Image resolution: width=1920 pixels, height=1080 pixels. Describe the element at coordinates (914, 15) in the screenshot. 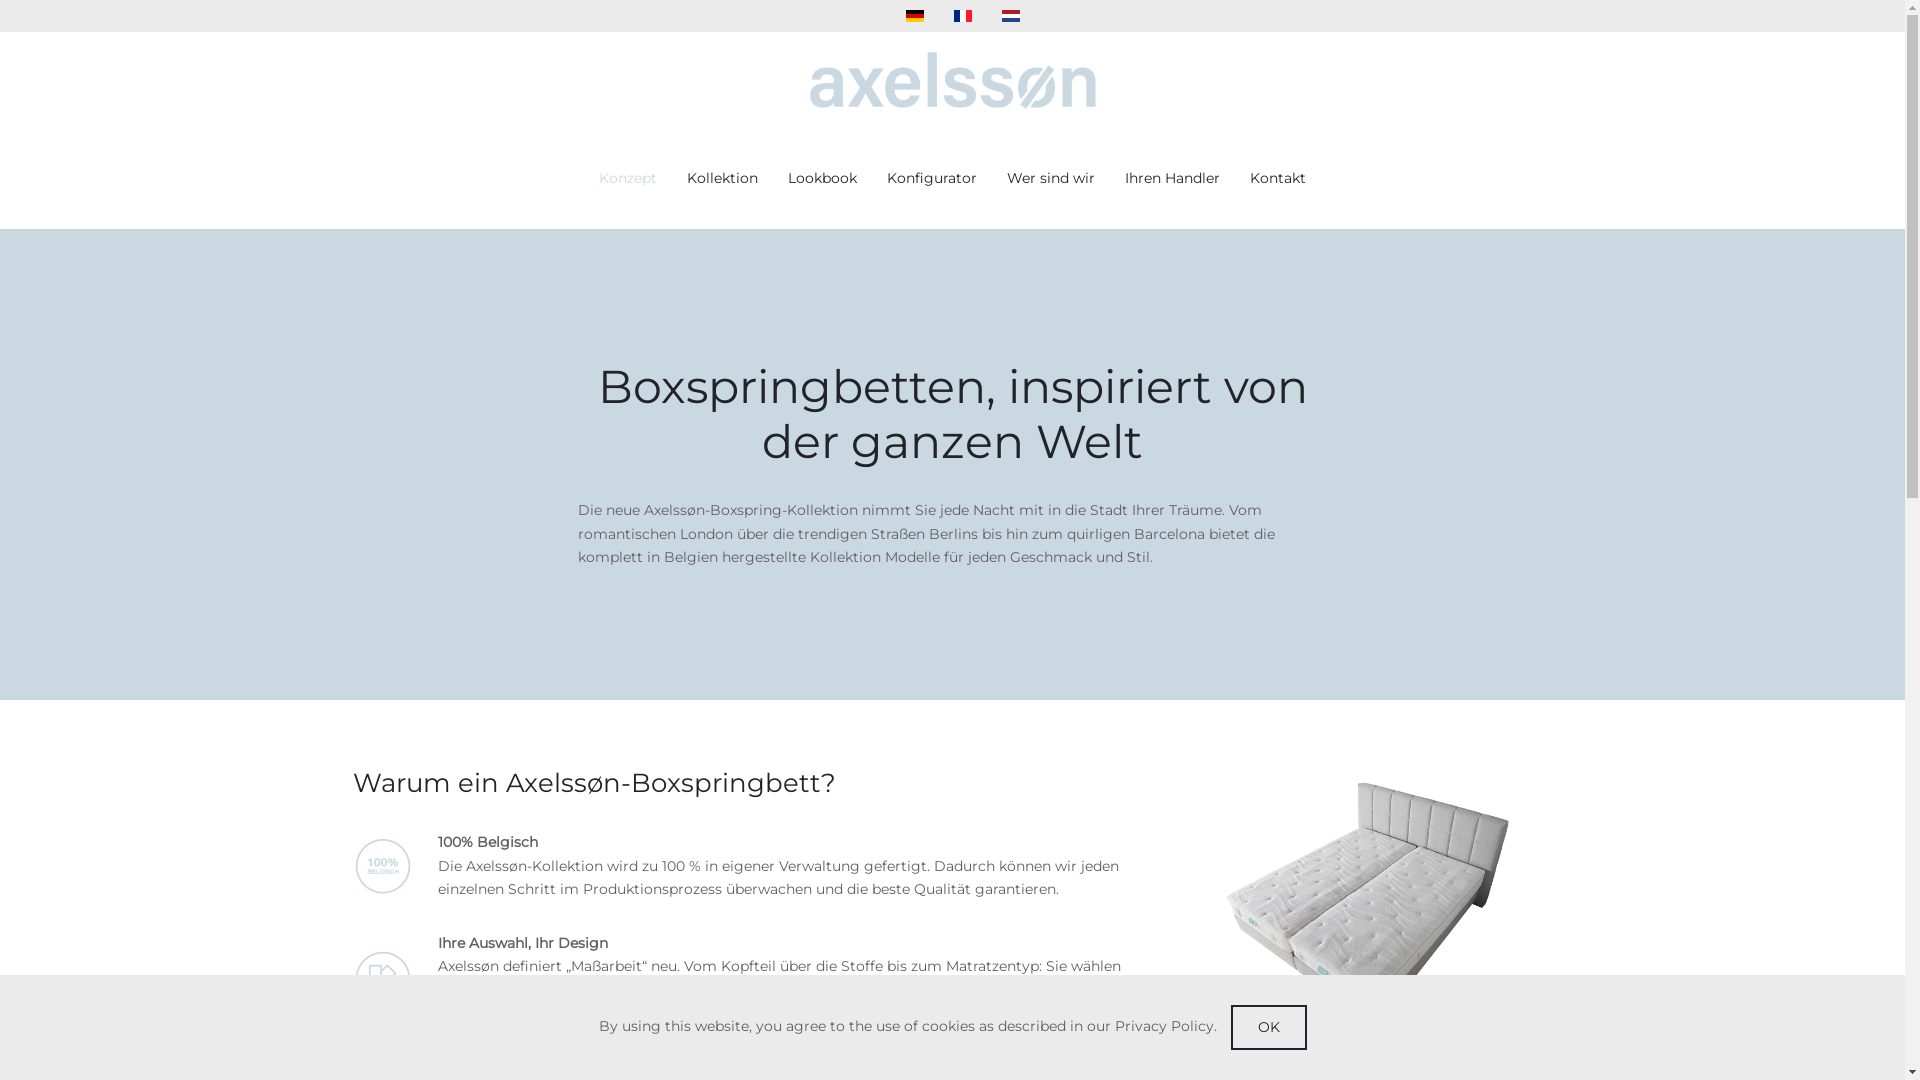

I see `'Deutsch (Deutschland)'` at that location.